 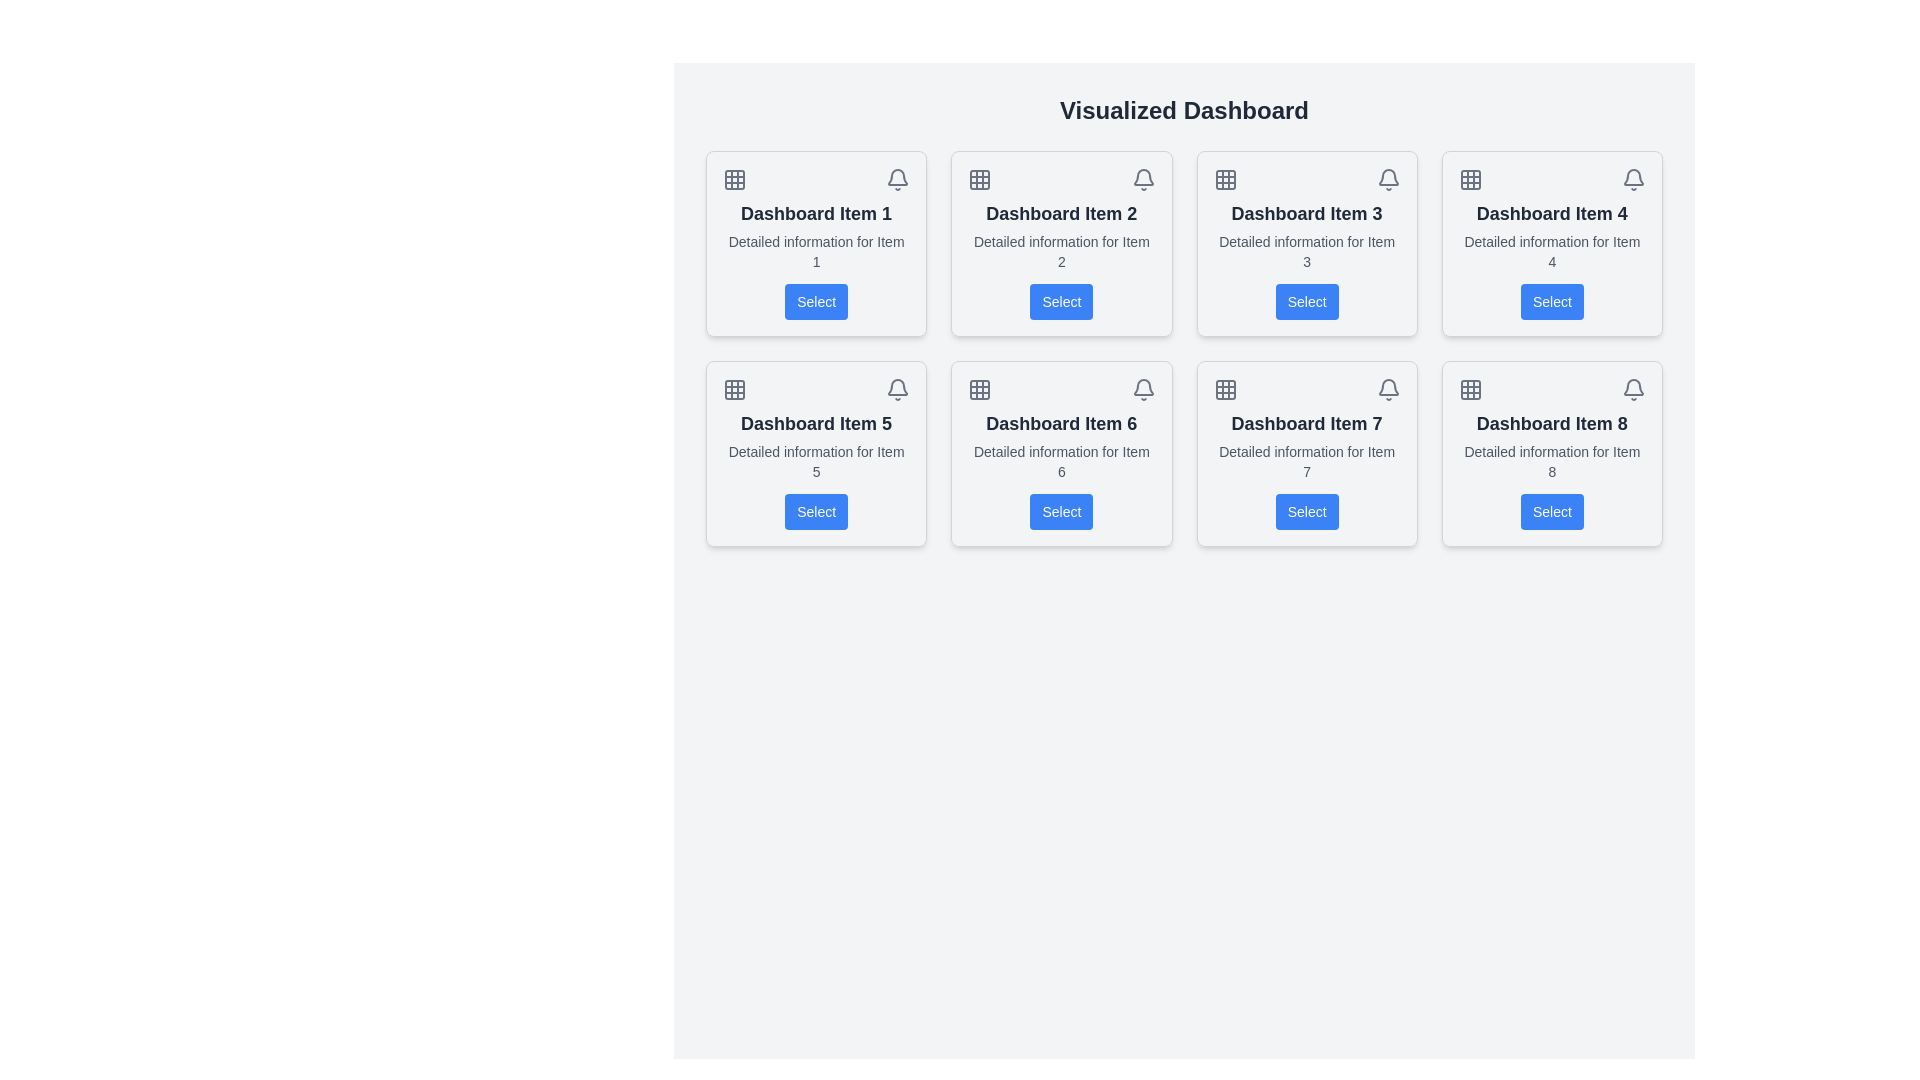 I want to click on heading text 'Visualized Dashboard', which is a bold and large heading styled in dark gray and located at the top center of the main content area, so click(x=1184, y=111).